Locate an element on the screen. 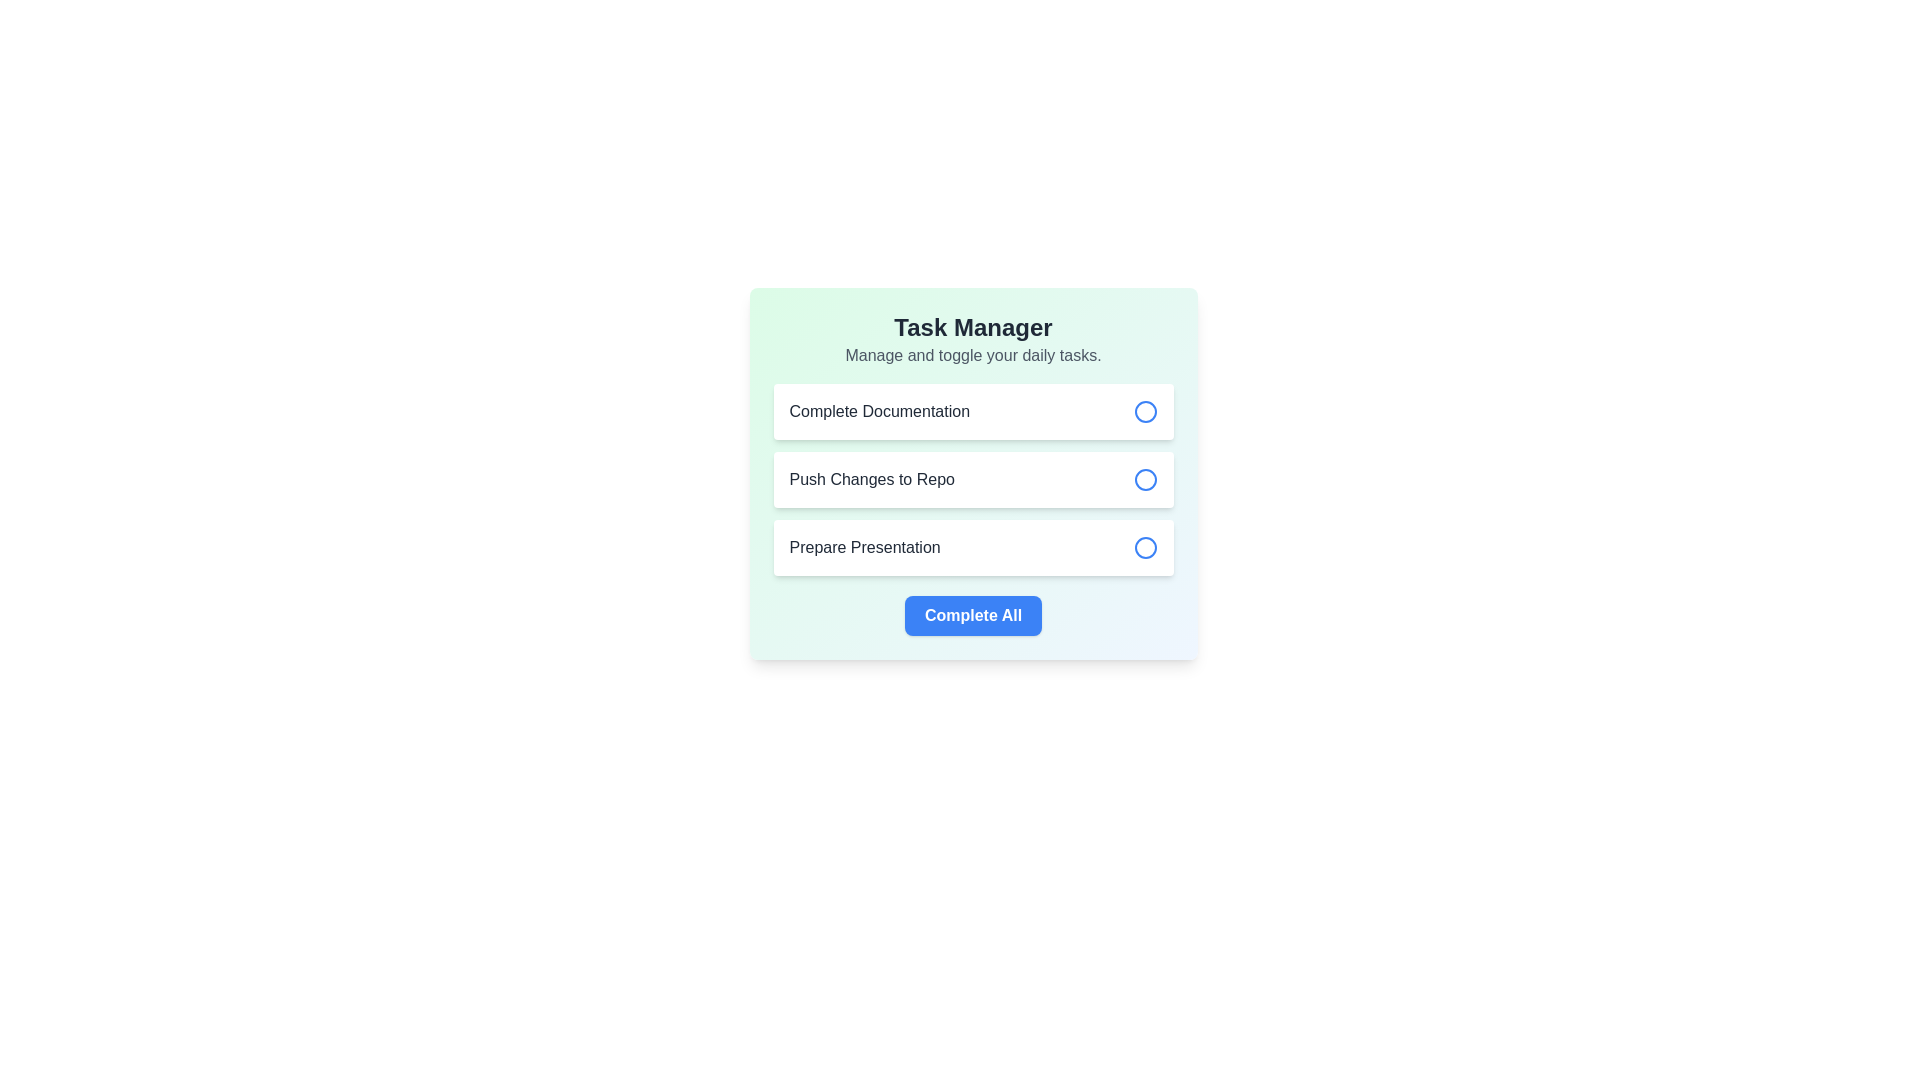 Image resolution: width=1920 pixels, height=1080 pixels. the radio button toggle for 'Complete Documentation' is located at coordinates (1145, 411).